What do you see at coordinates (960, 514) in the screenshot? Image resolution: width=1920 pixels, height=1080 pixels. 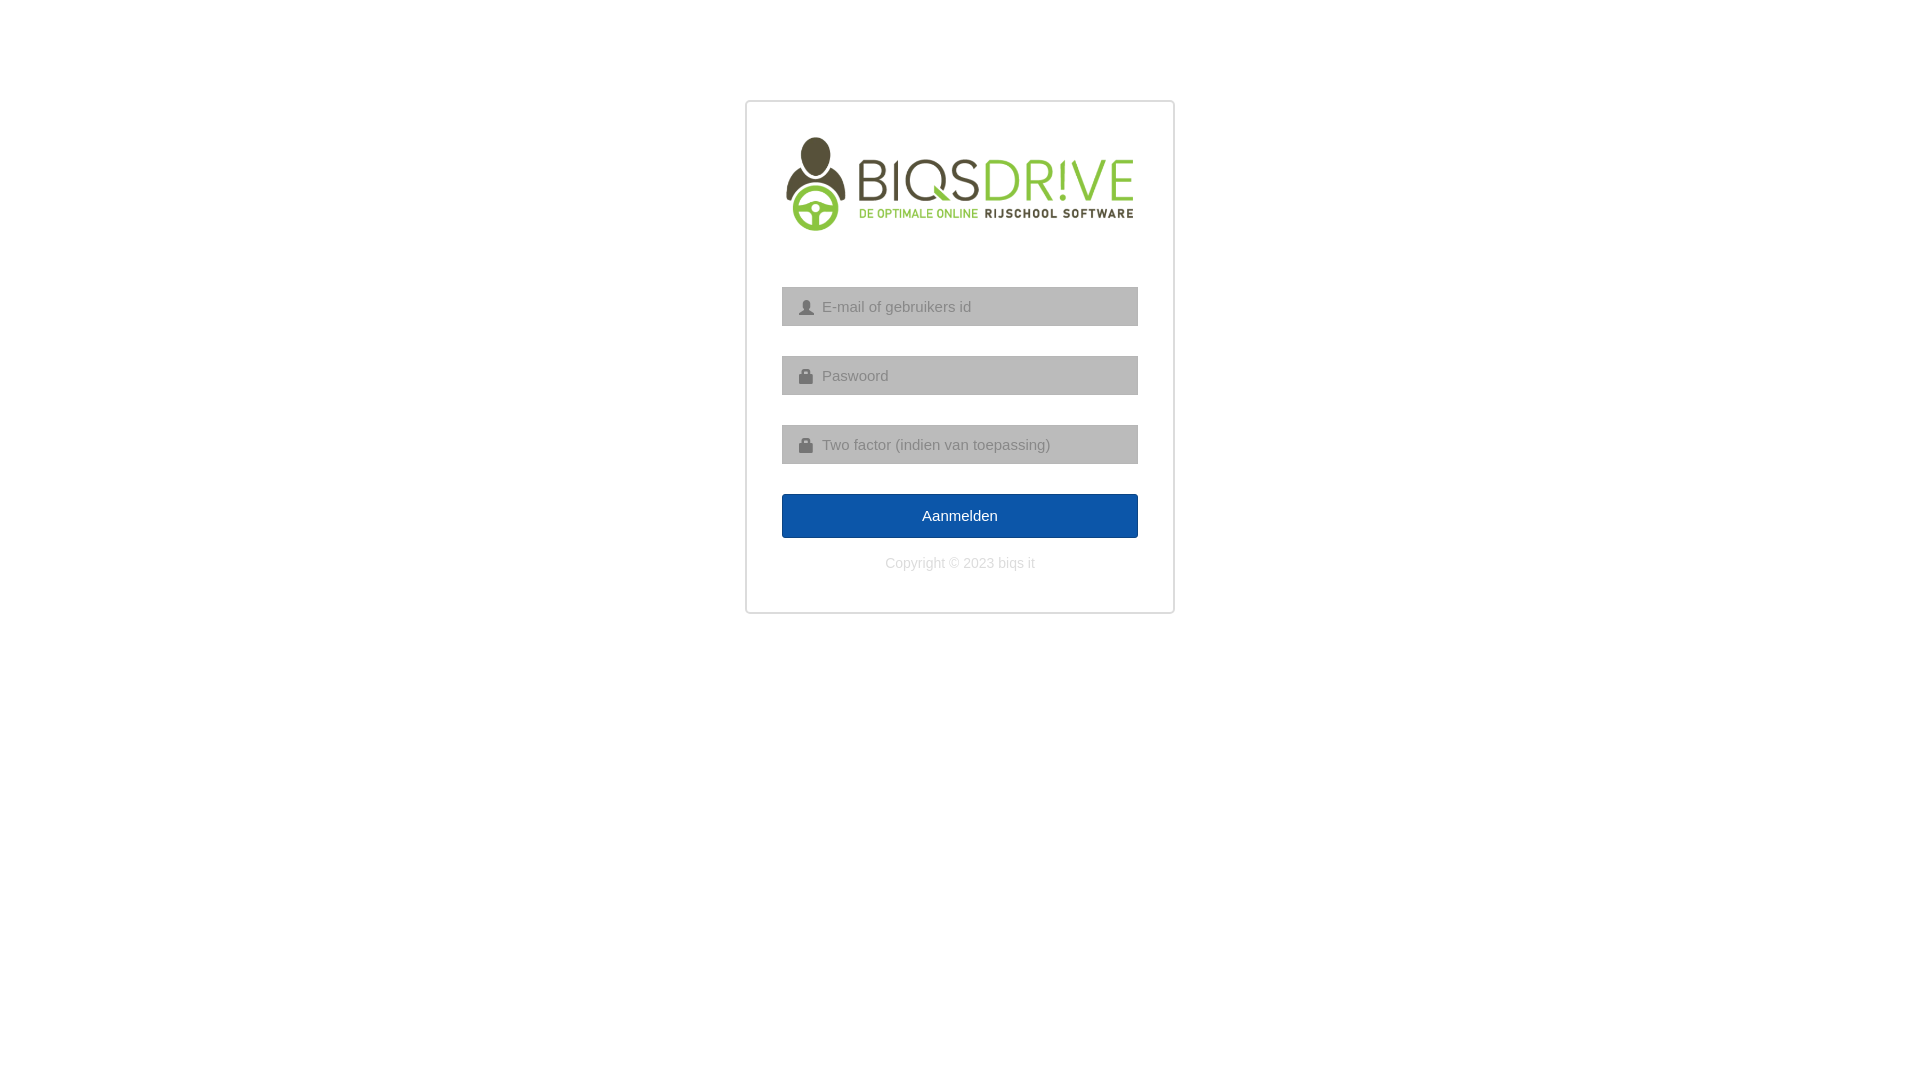 I see `'Aanmelden'` at bounding box center [960, 514].